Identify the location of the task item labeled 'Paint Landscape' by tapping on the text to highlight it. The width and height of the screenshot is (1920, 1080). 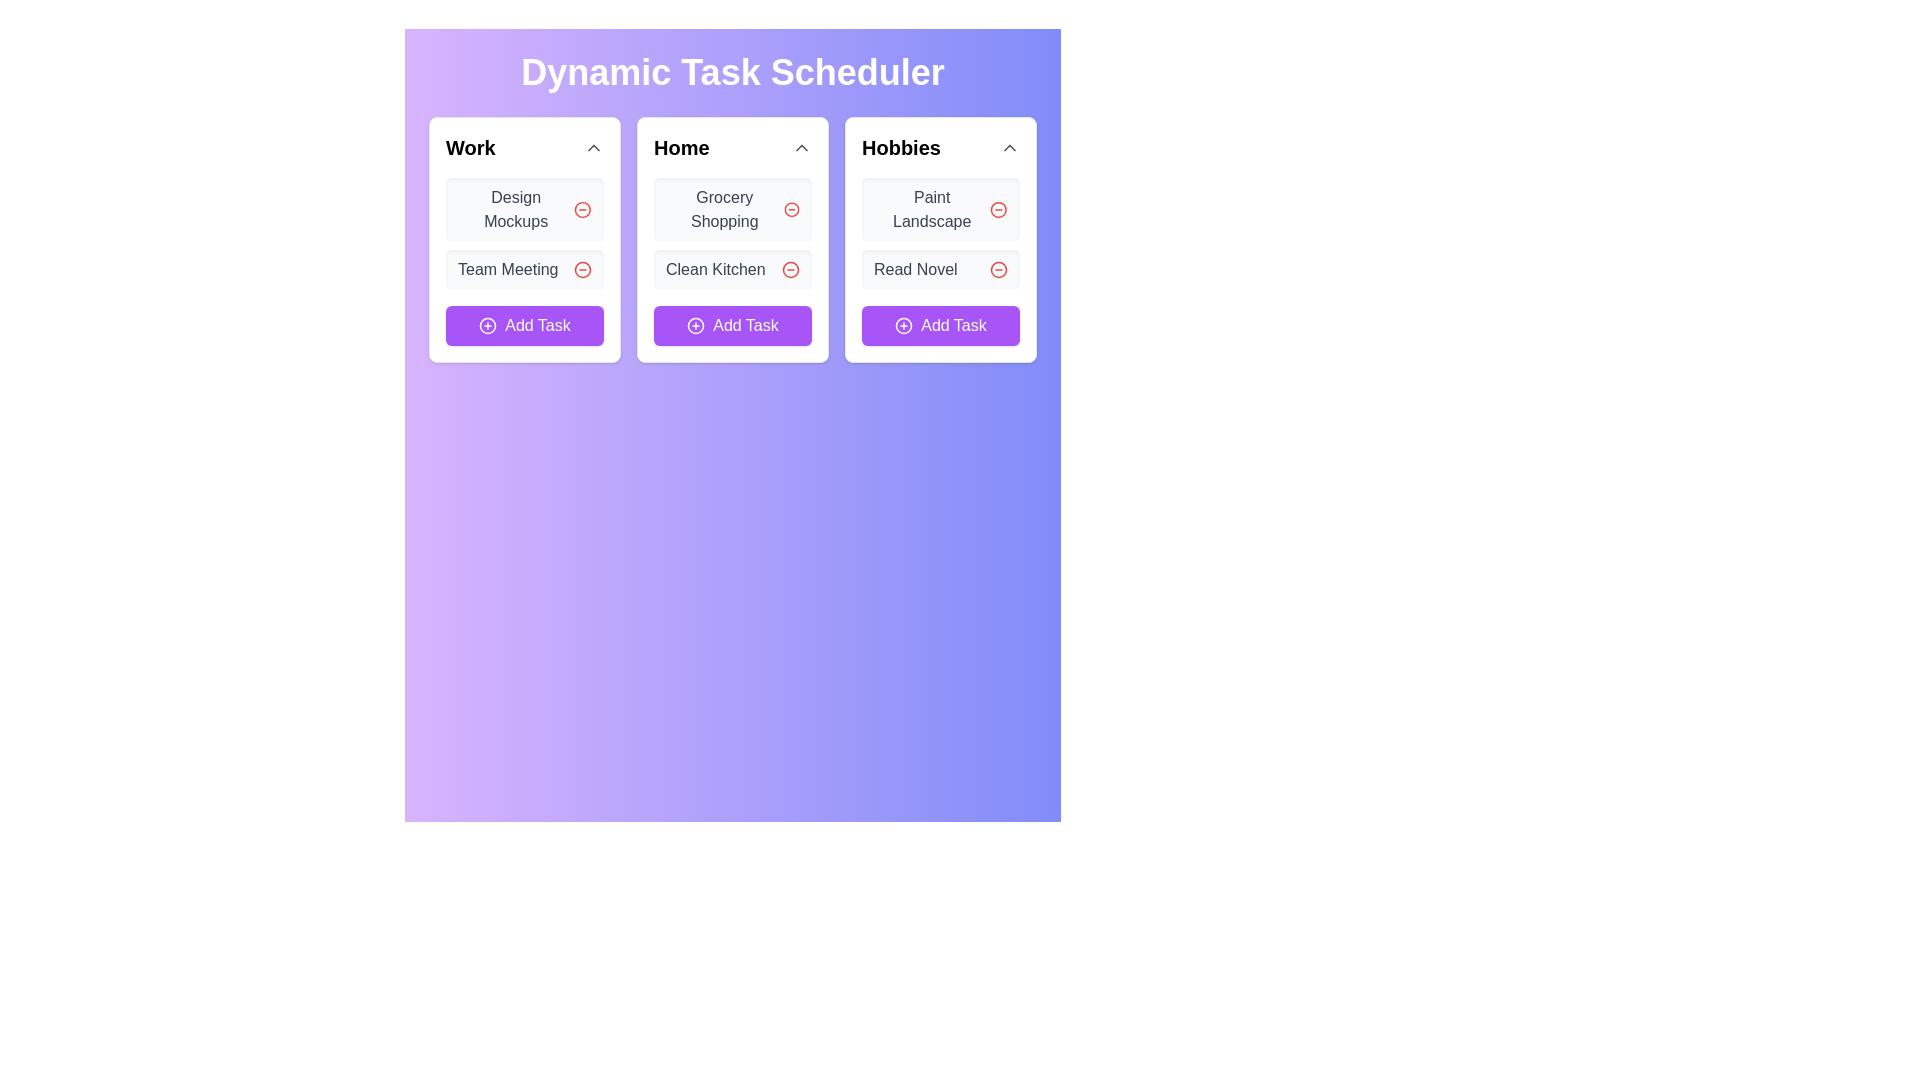
(939, 209).